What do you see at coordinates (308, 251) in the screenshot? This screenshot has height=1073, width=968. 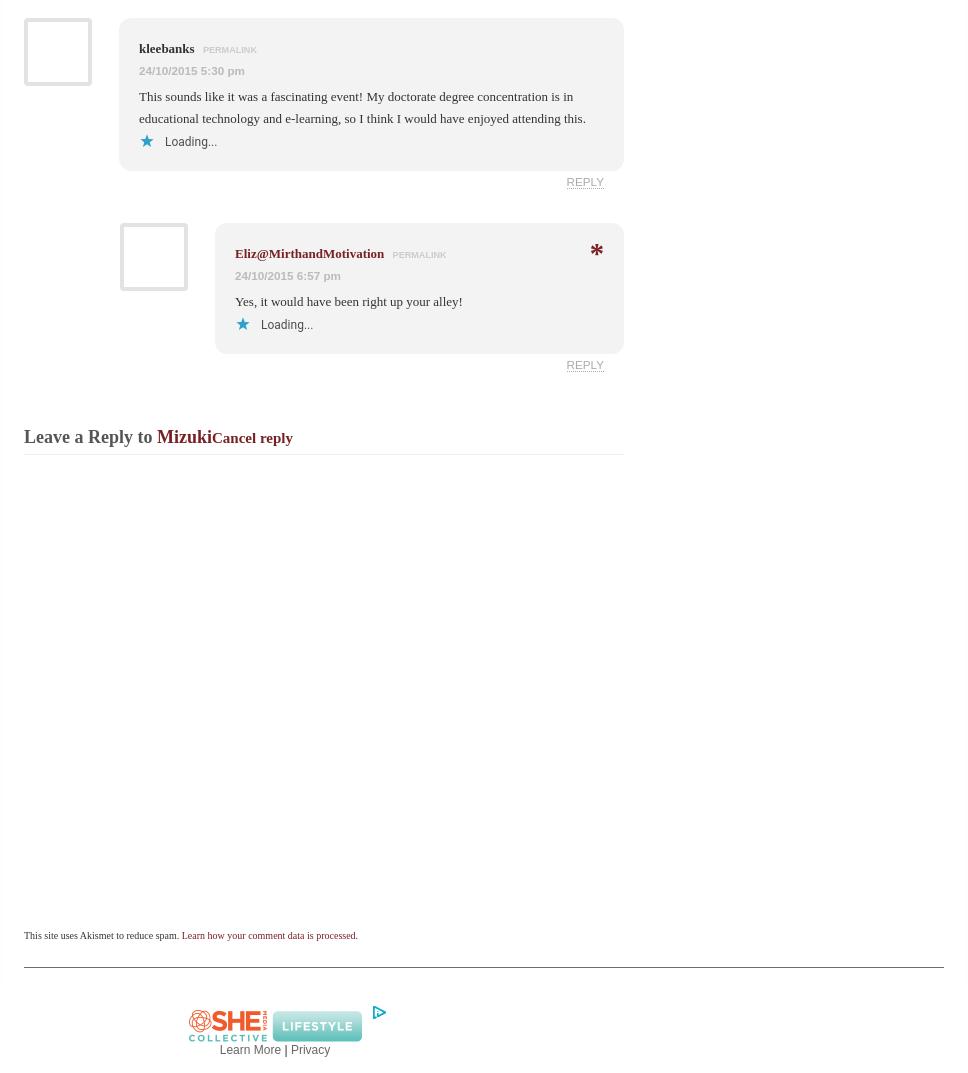 I see `'Eliz@MirthandMotivation'` at bounding box center [308, 251].